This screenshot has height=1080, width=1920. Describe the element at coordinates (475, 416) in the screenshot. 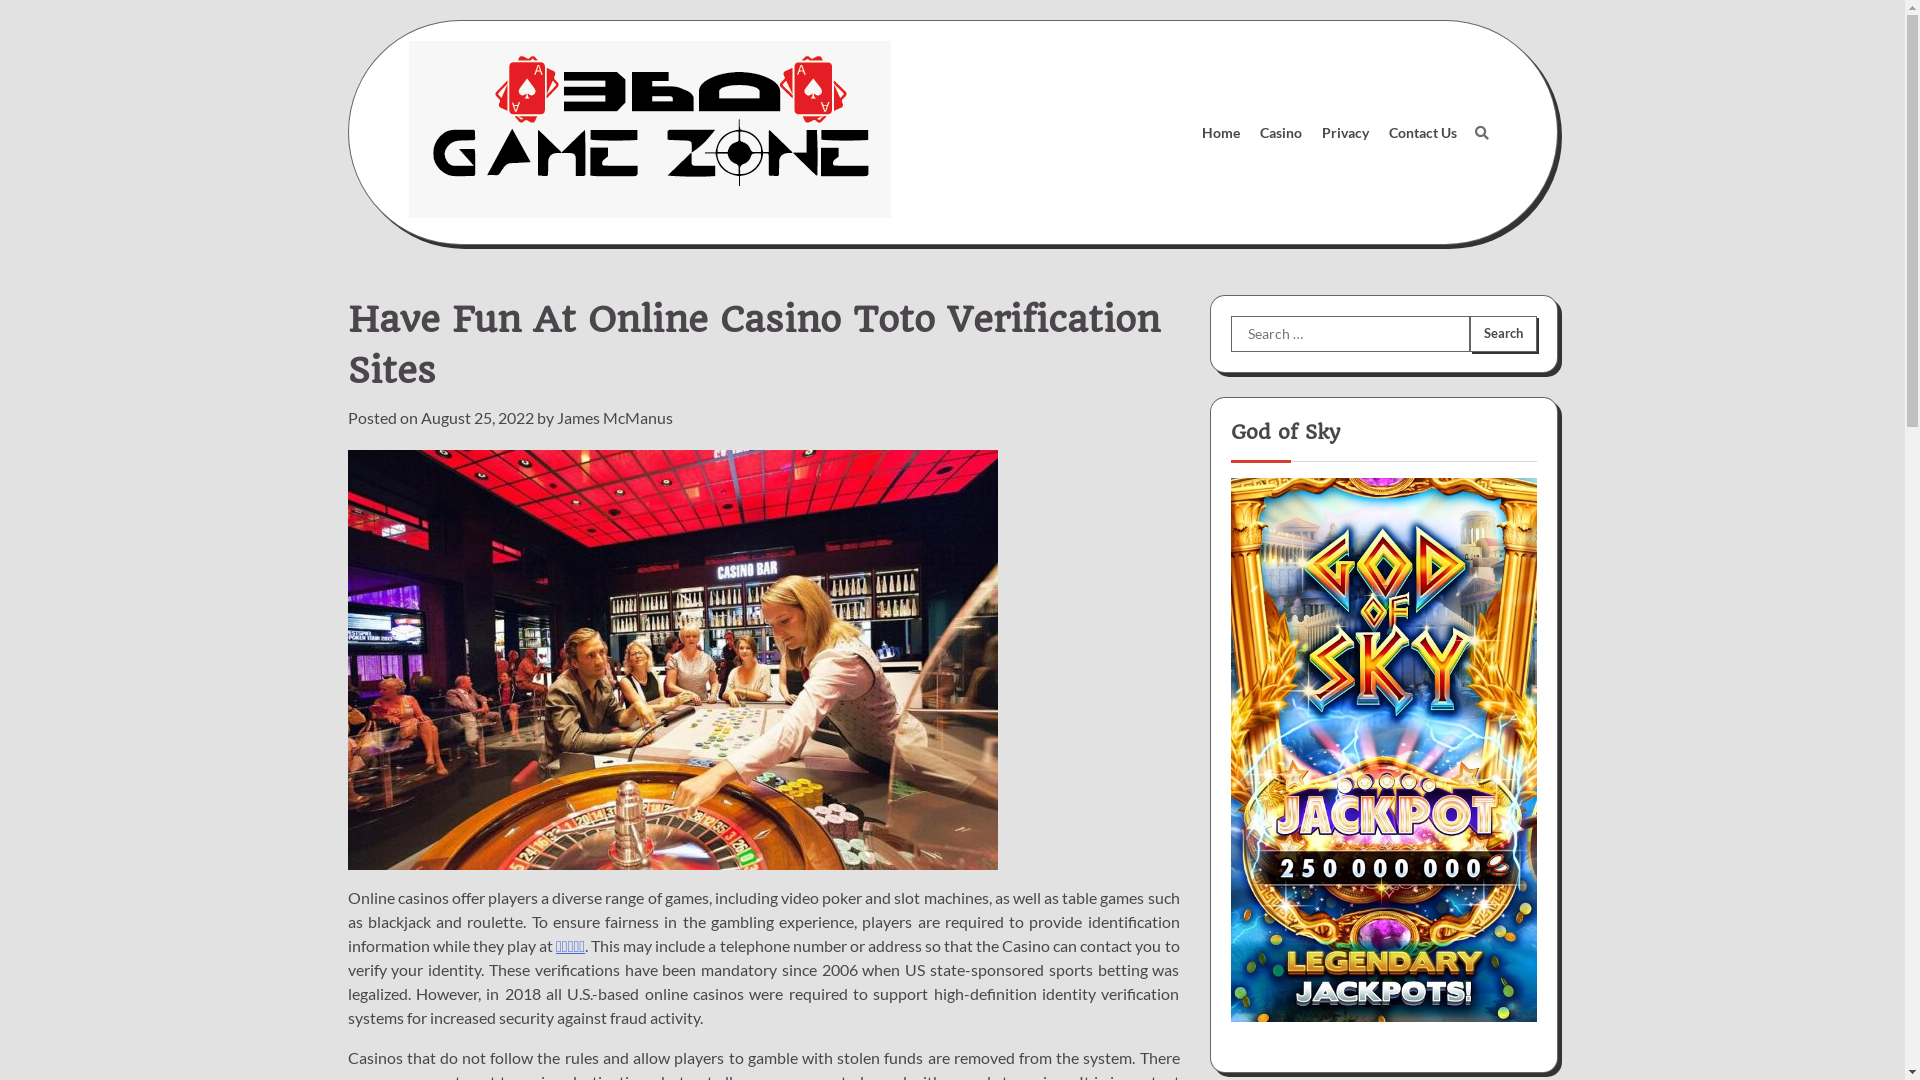

I see `'August 25, 2022'` at that location.